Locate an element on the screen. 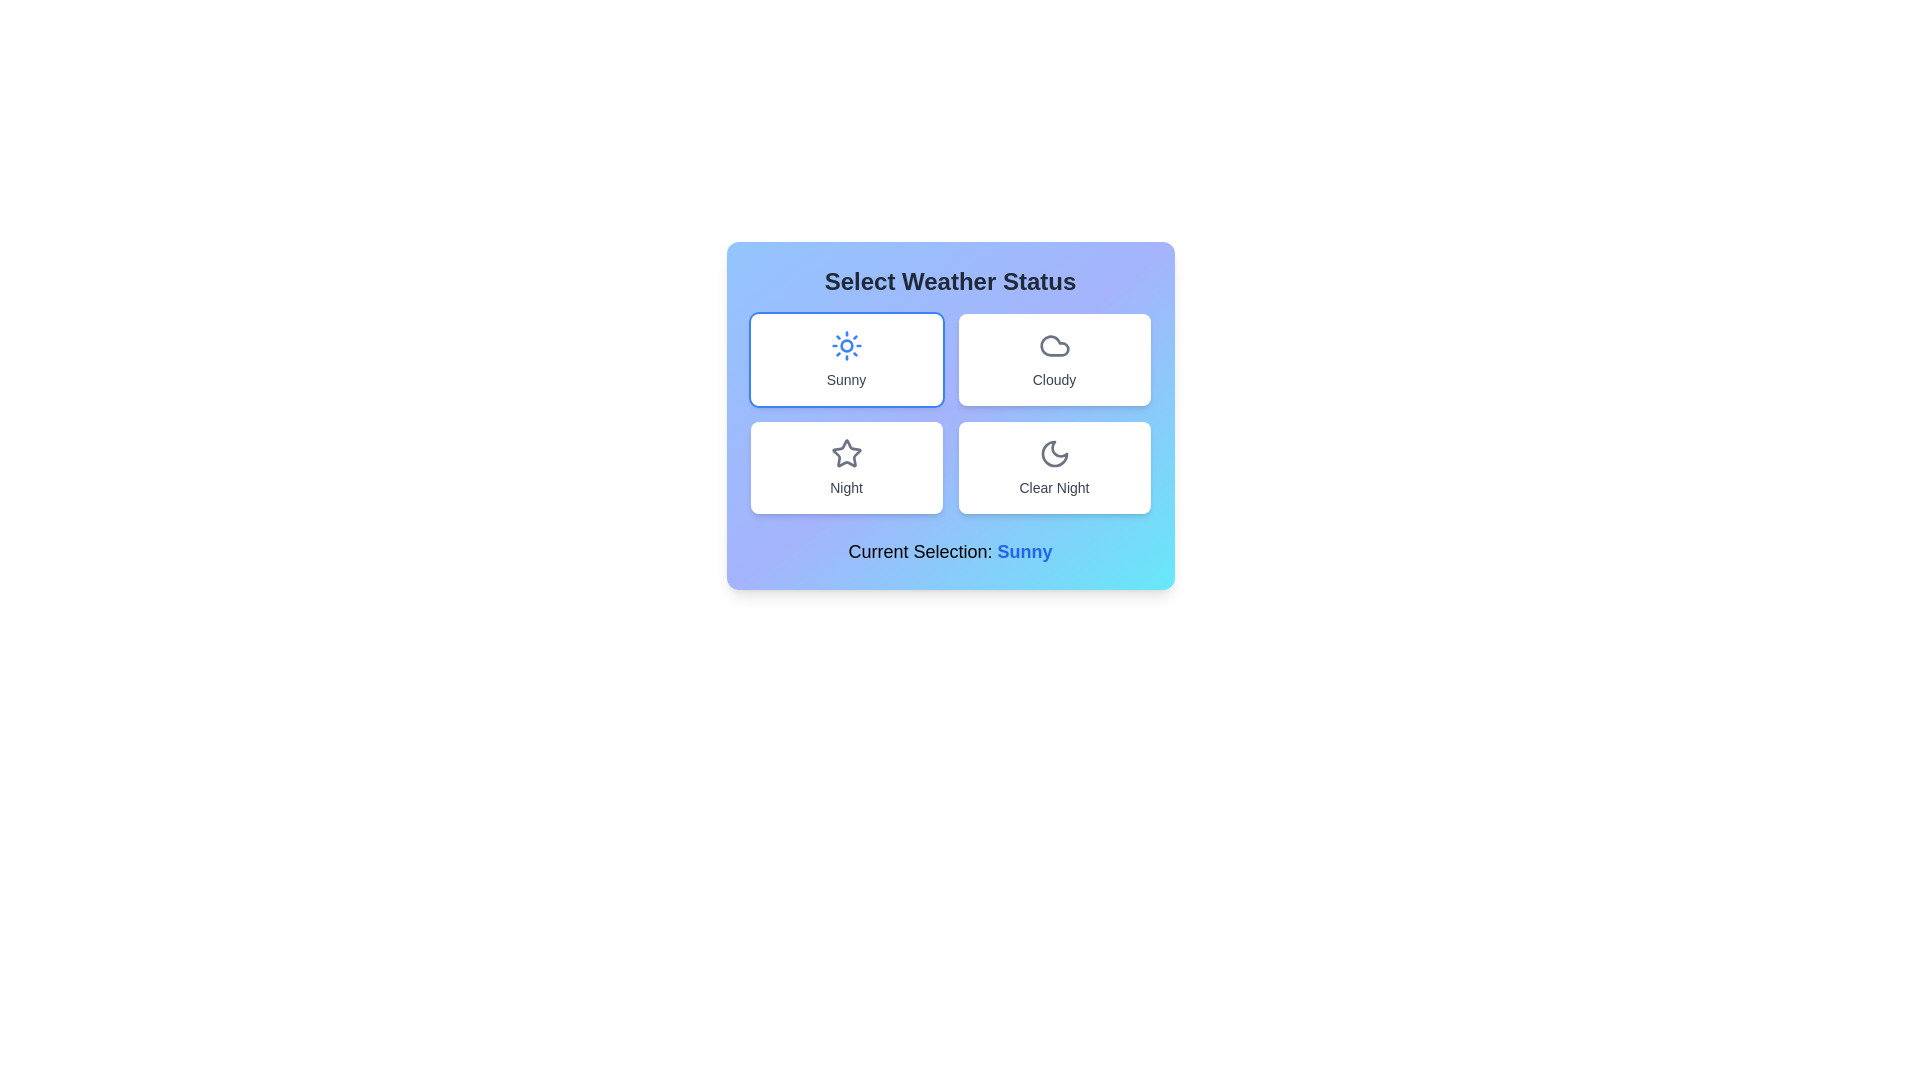 The height and width of the screenshot is (1080, 1920). the non-interactive text label that describes the weather condition 'Cloudy', located below the 'Cloudy' icon in the top-right corner of the interface card is located at coordinates (1053, 380).